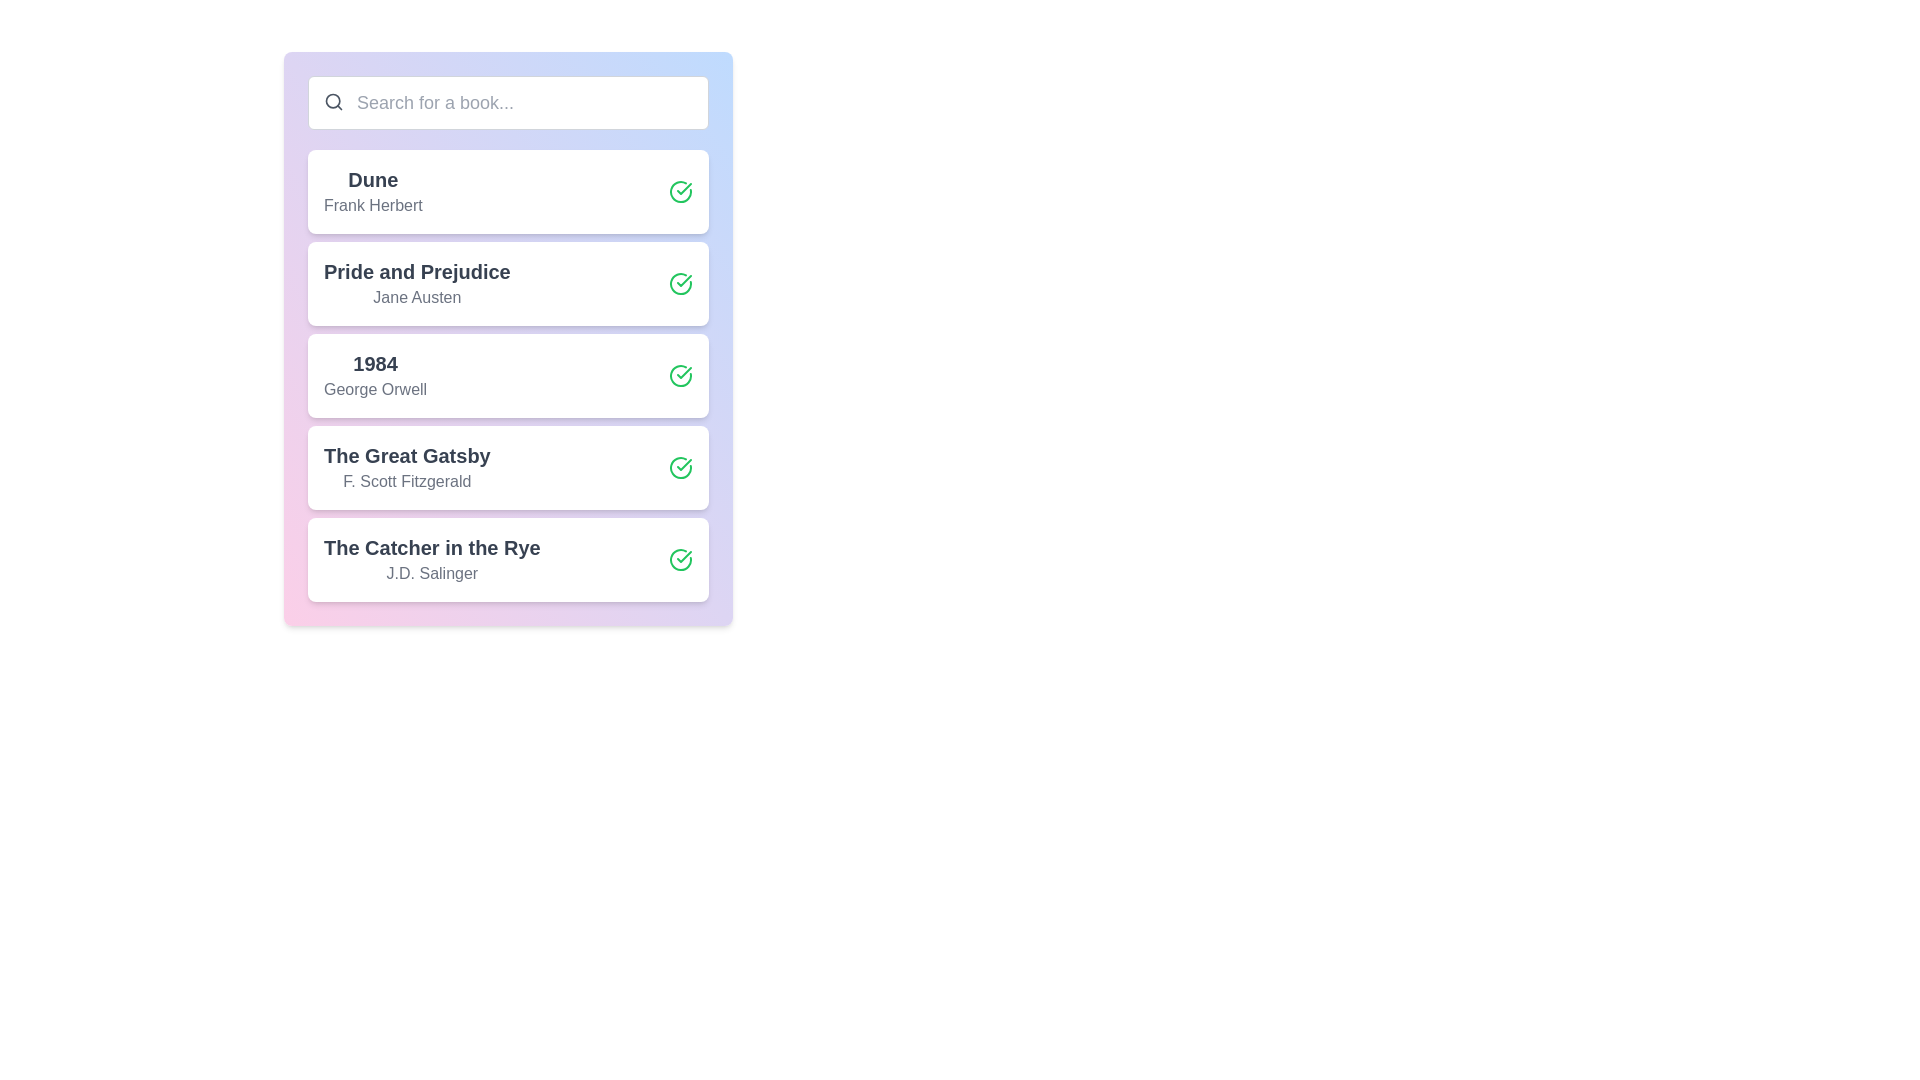 The height and width of the screenshot is (1080, 1920). I want to click on the checkmark icon that indicates 'Pride and Prejudice' is selected, located on the right side of the second list entry, so click(684, 281).